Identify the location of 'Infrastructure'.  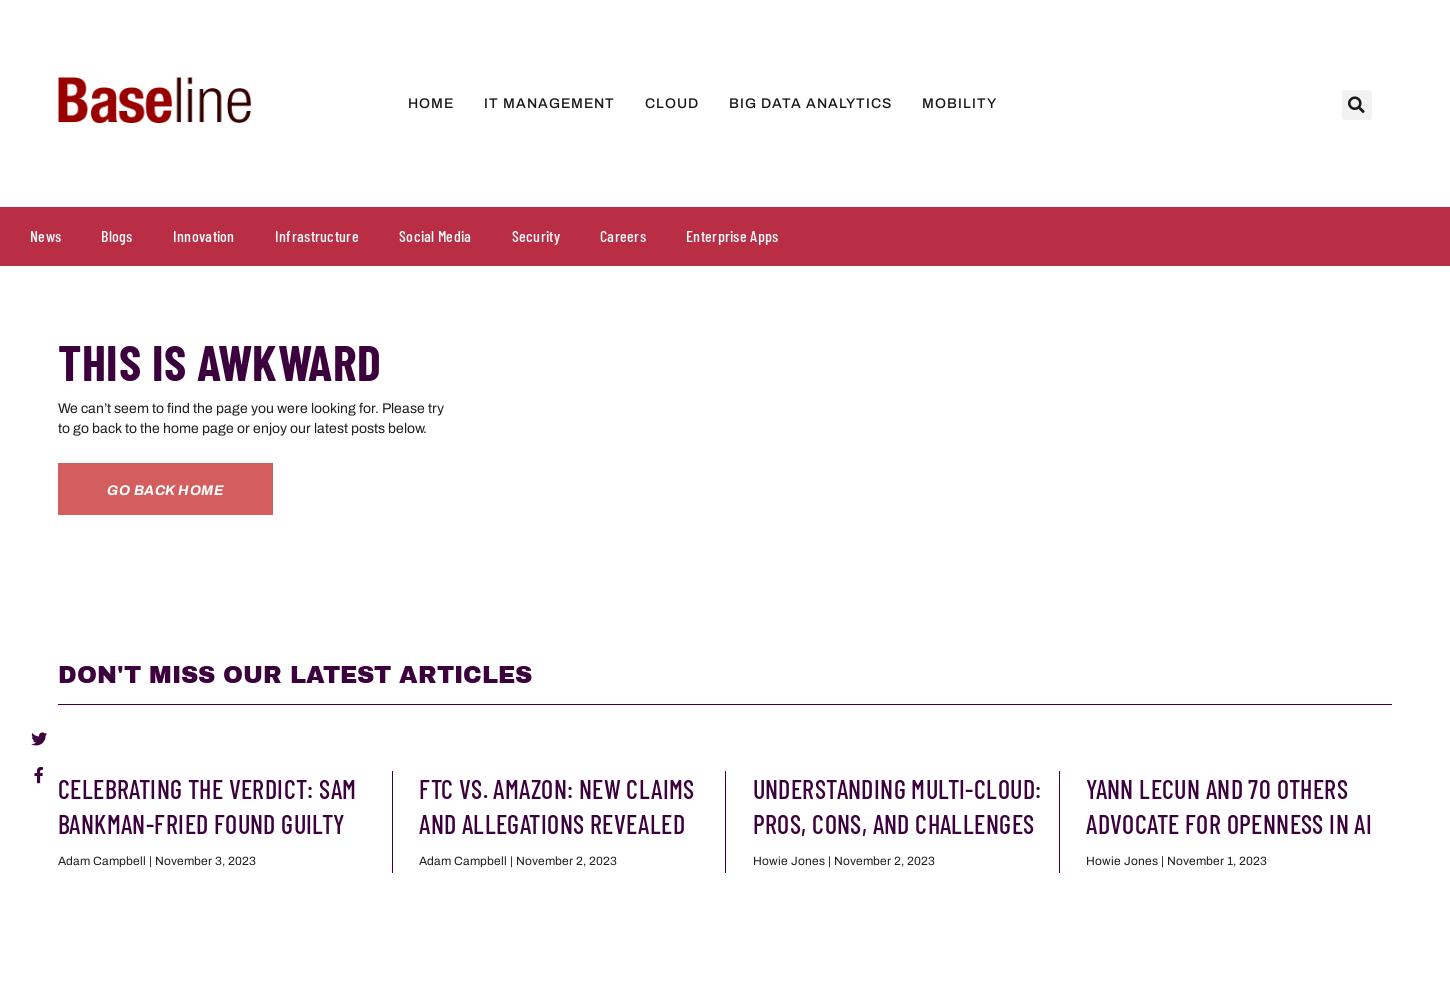
(315, 234).